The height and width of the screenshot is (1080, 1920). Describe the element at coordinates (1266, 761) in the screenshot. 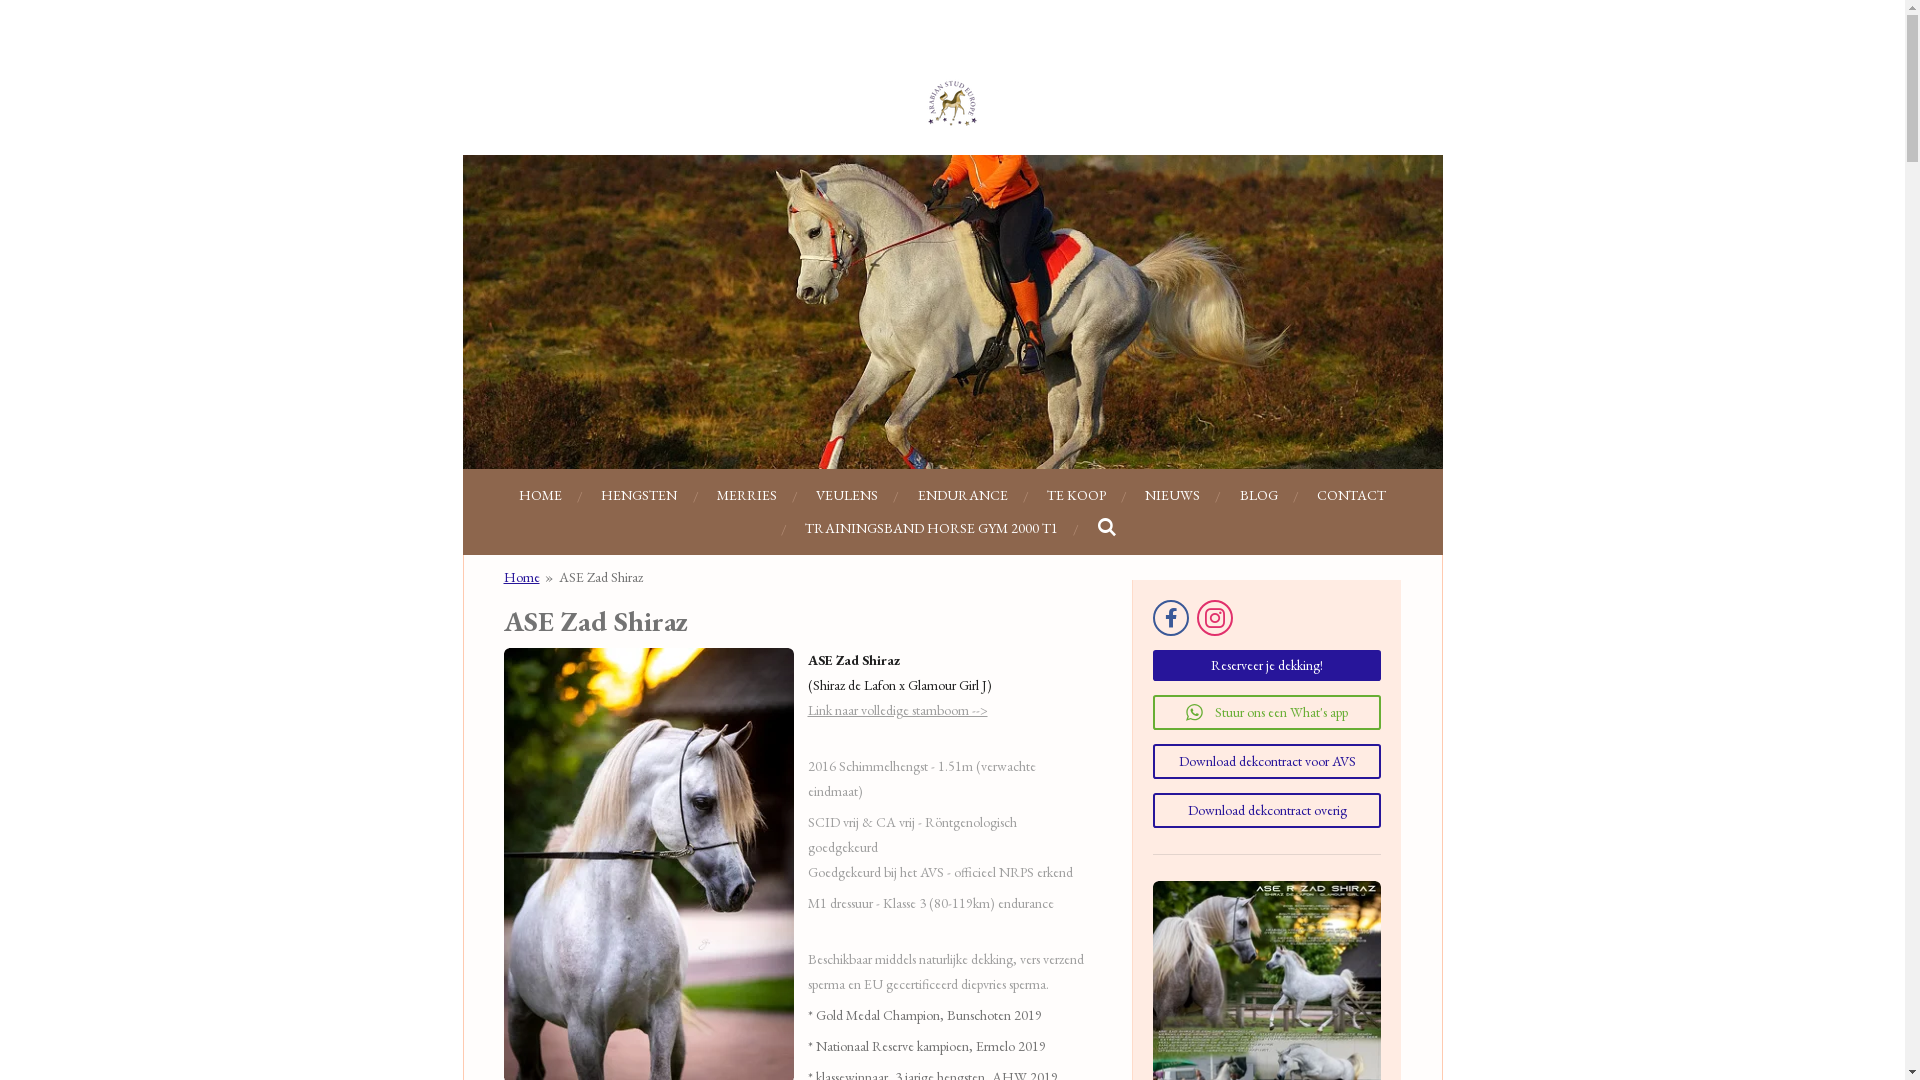

I see `'Download dekcontract voor AVS'` at that location.